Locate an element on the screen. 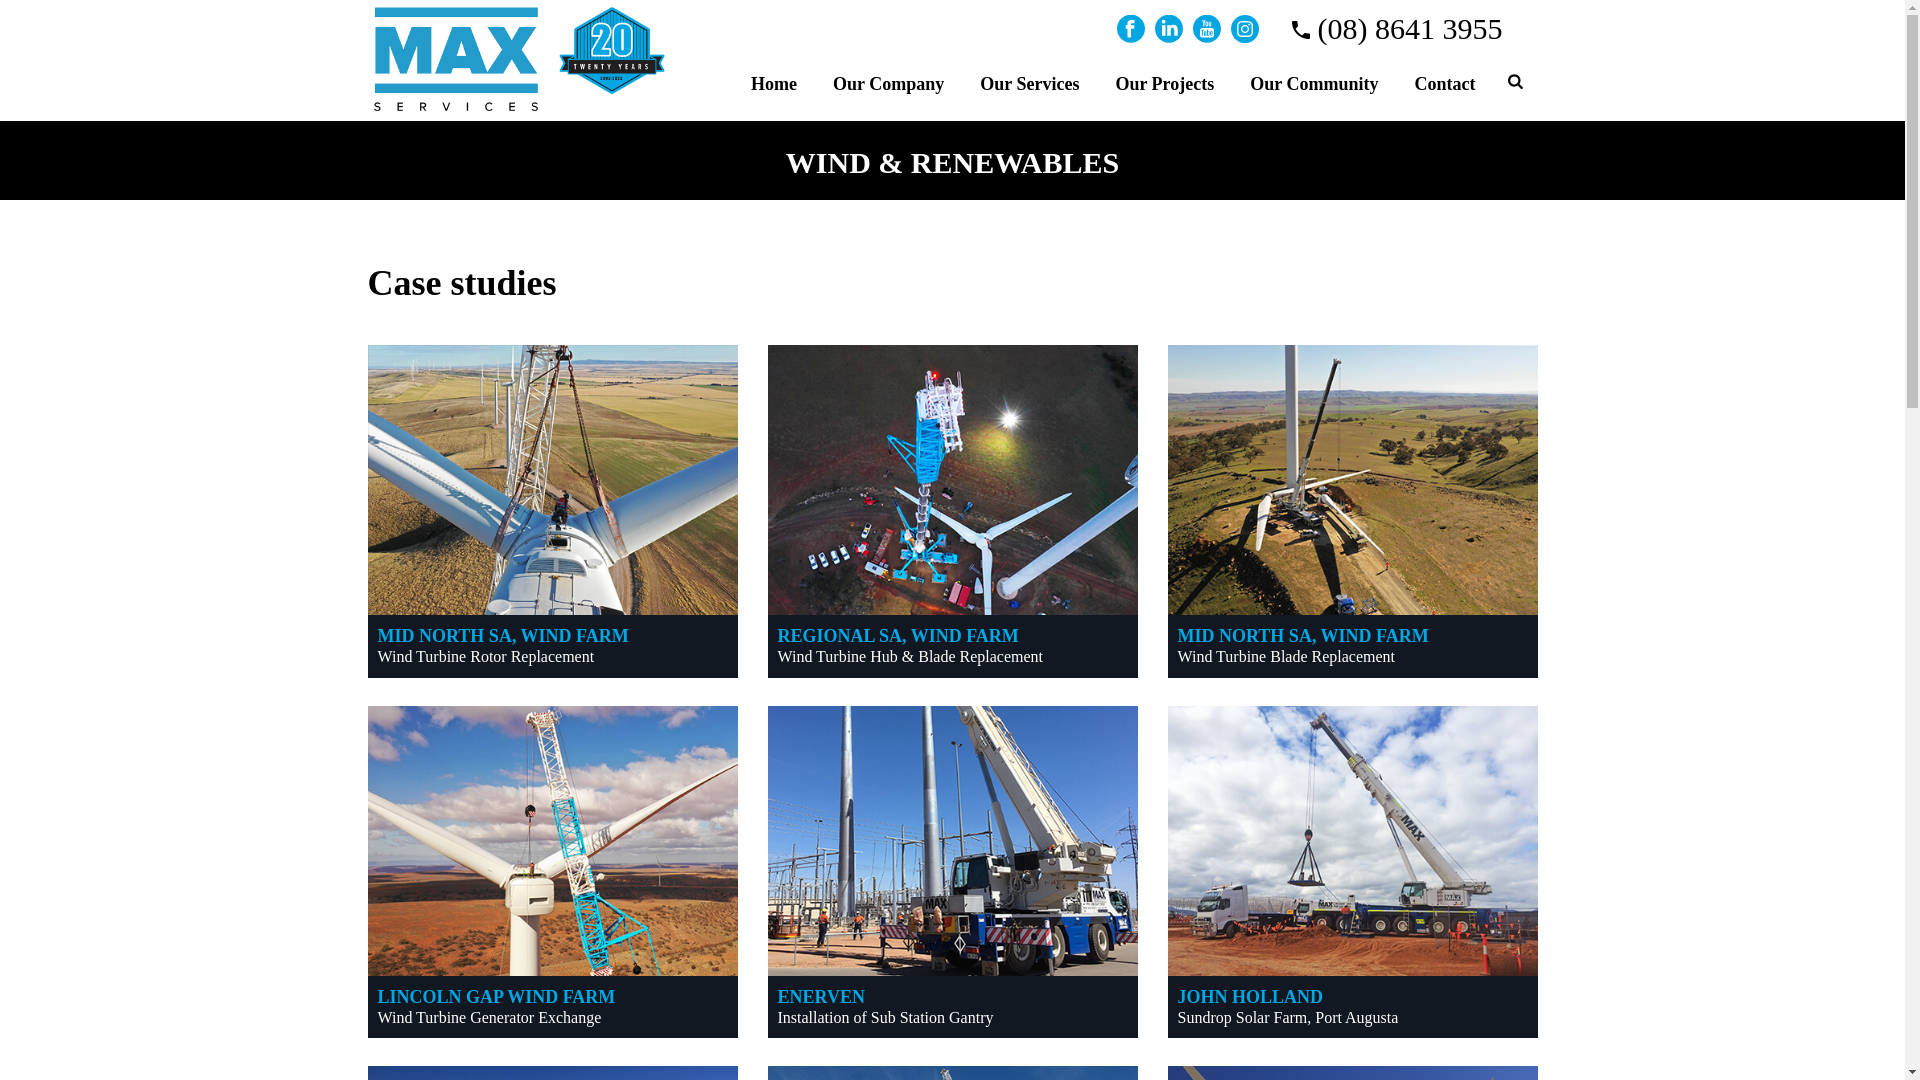  'Our Services' is located at coordinates (1029, 80).